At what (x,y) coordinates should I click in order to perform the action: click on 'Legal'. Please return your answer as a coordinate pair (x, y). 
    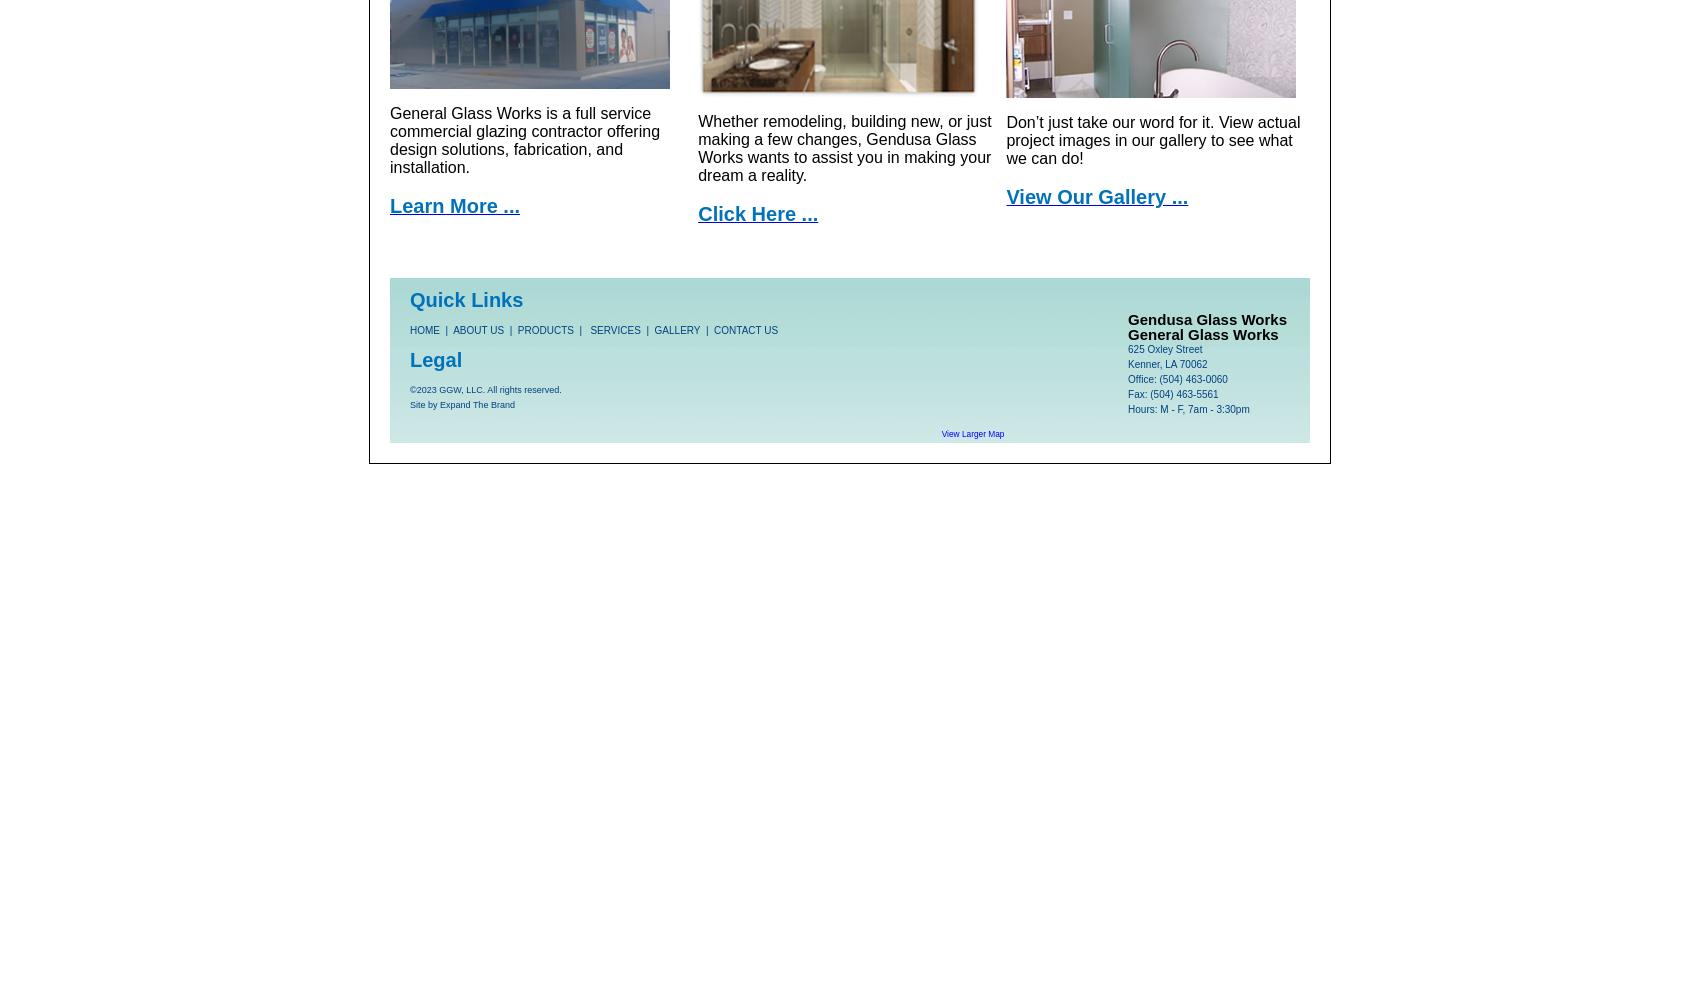
    Looking at the image, I should click on (436, 359).